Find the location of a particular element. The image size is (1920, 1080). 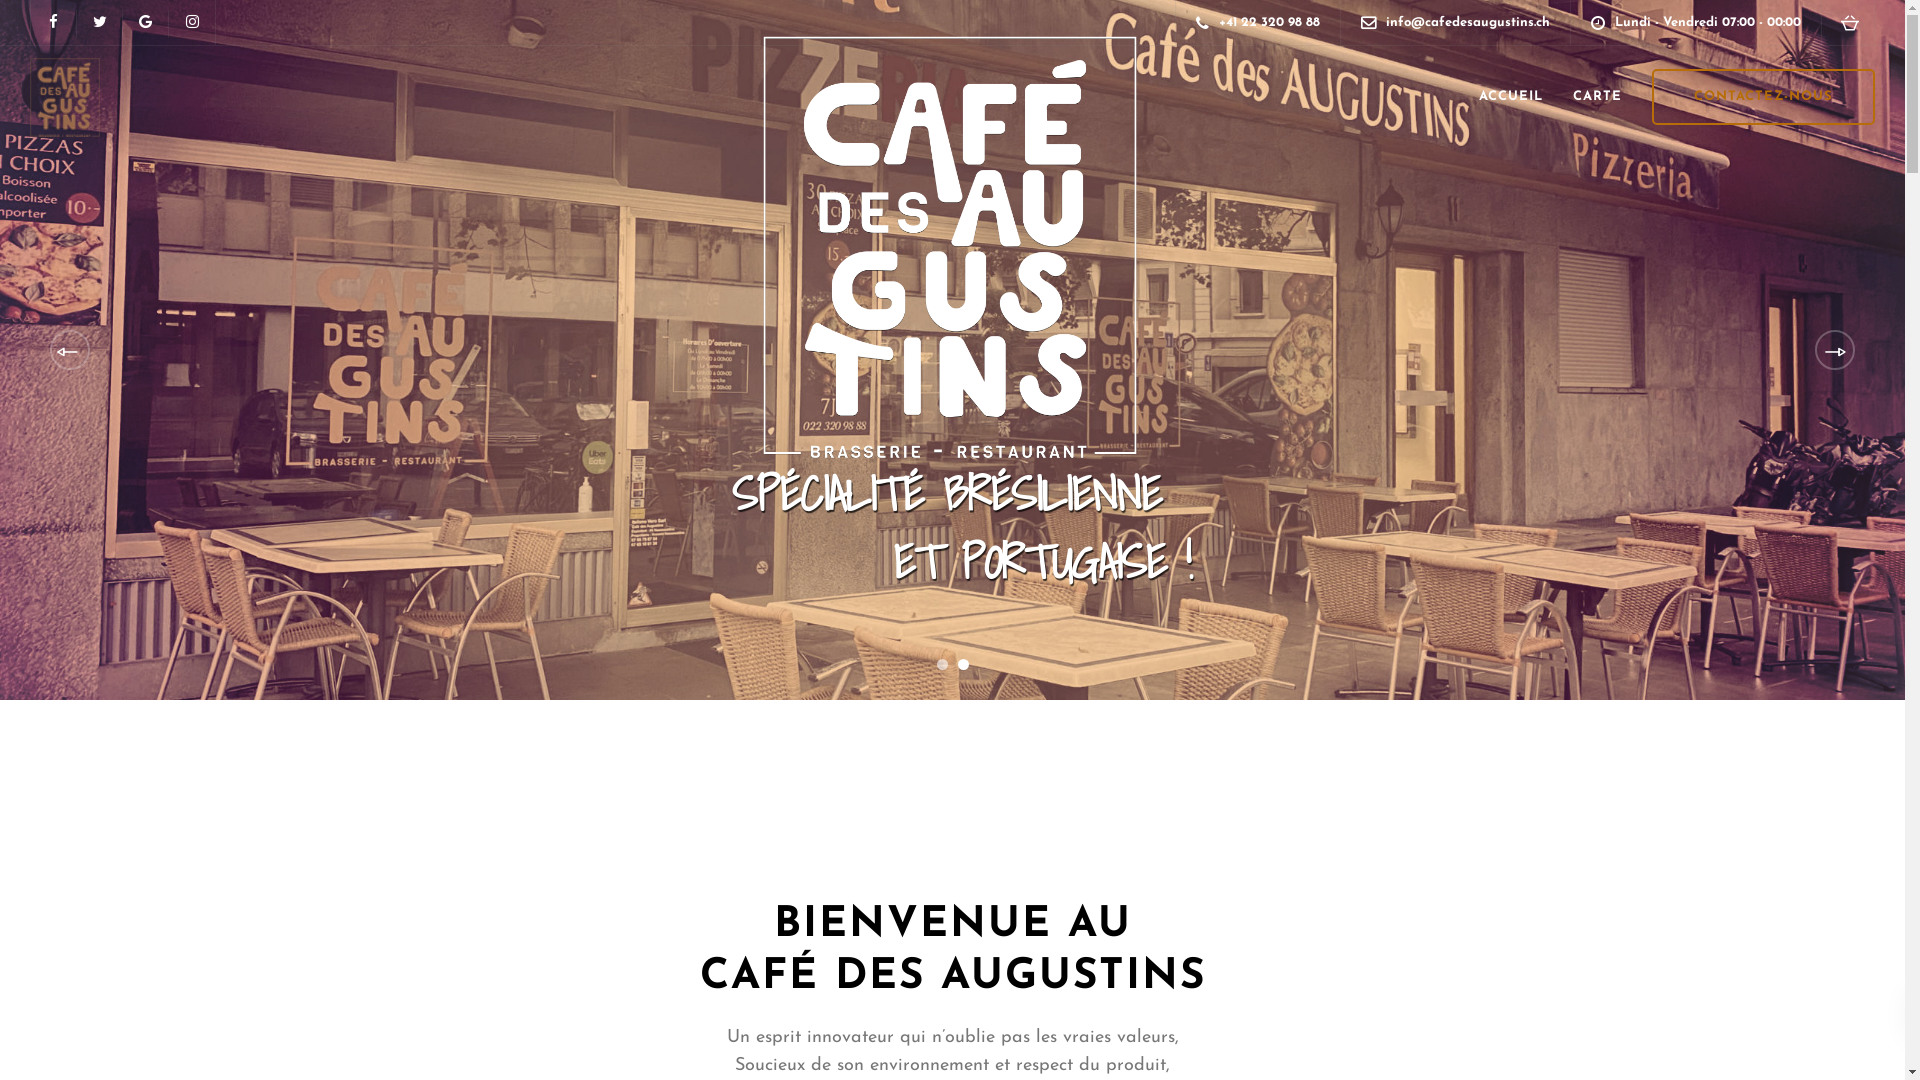

'CONTACTEZ-NOUS' is located at coordinates (1651, 96).